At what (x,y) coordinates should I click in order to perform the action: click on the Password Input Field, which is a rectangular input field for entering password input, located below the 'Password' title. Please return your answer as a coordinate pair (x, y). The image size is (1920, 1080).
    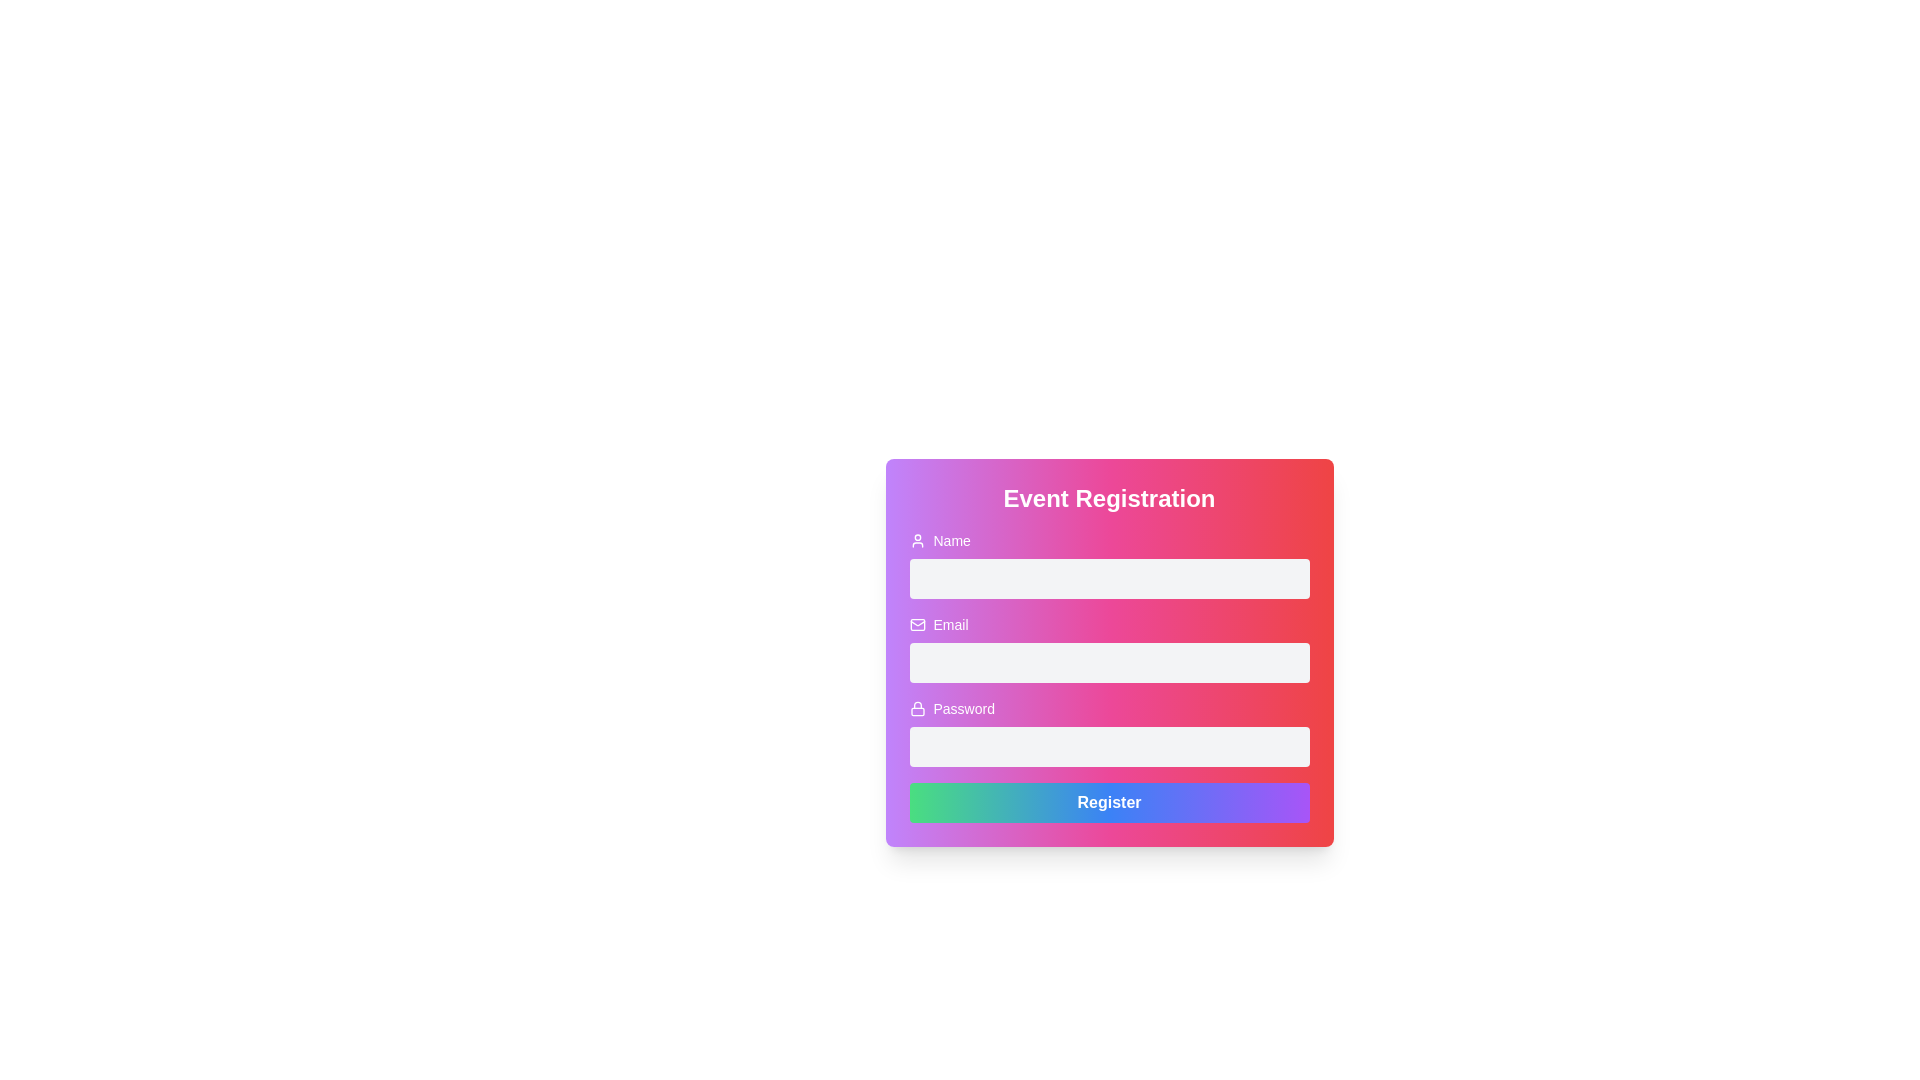
    Looking at the image, I should click on (1108, 747).